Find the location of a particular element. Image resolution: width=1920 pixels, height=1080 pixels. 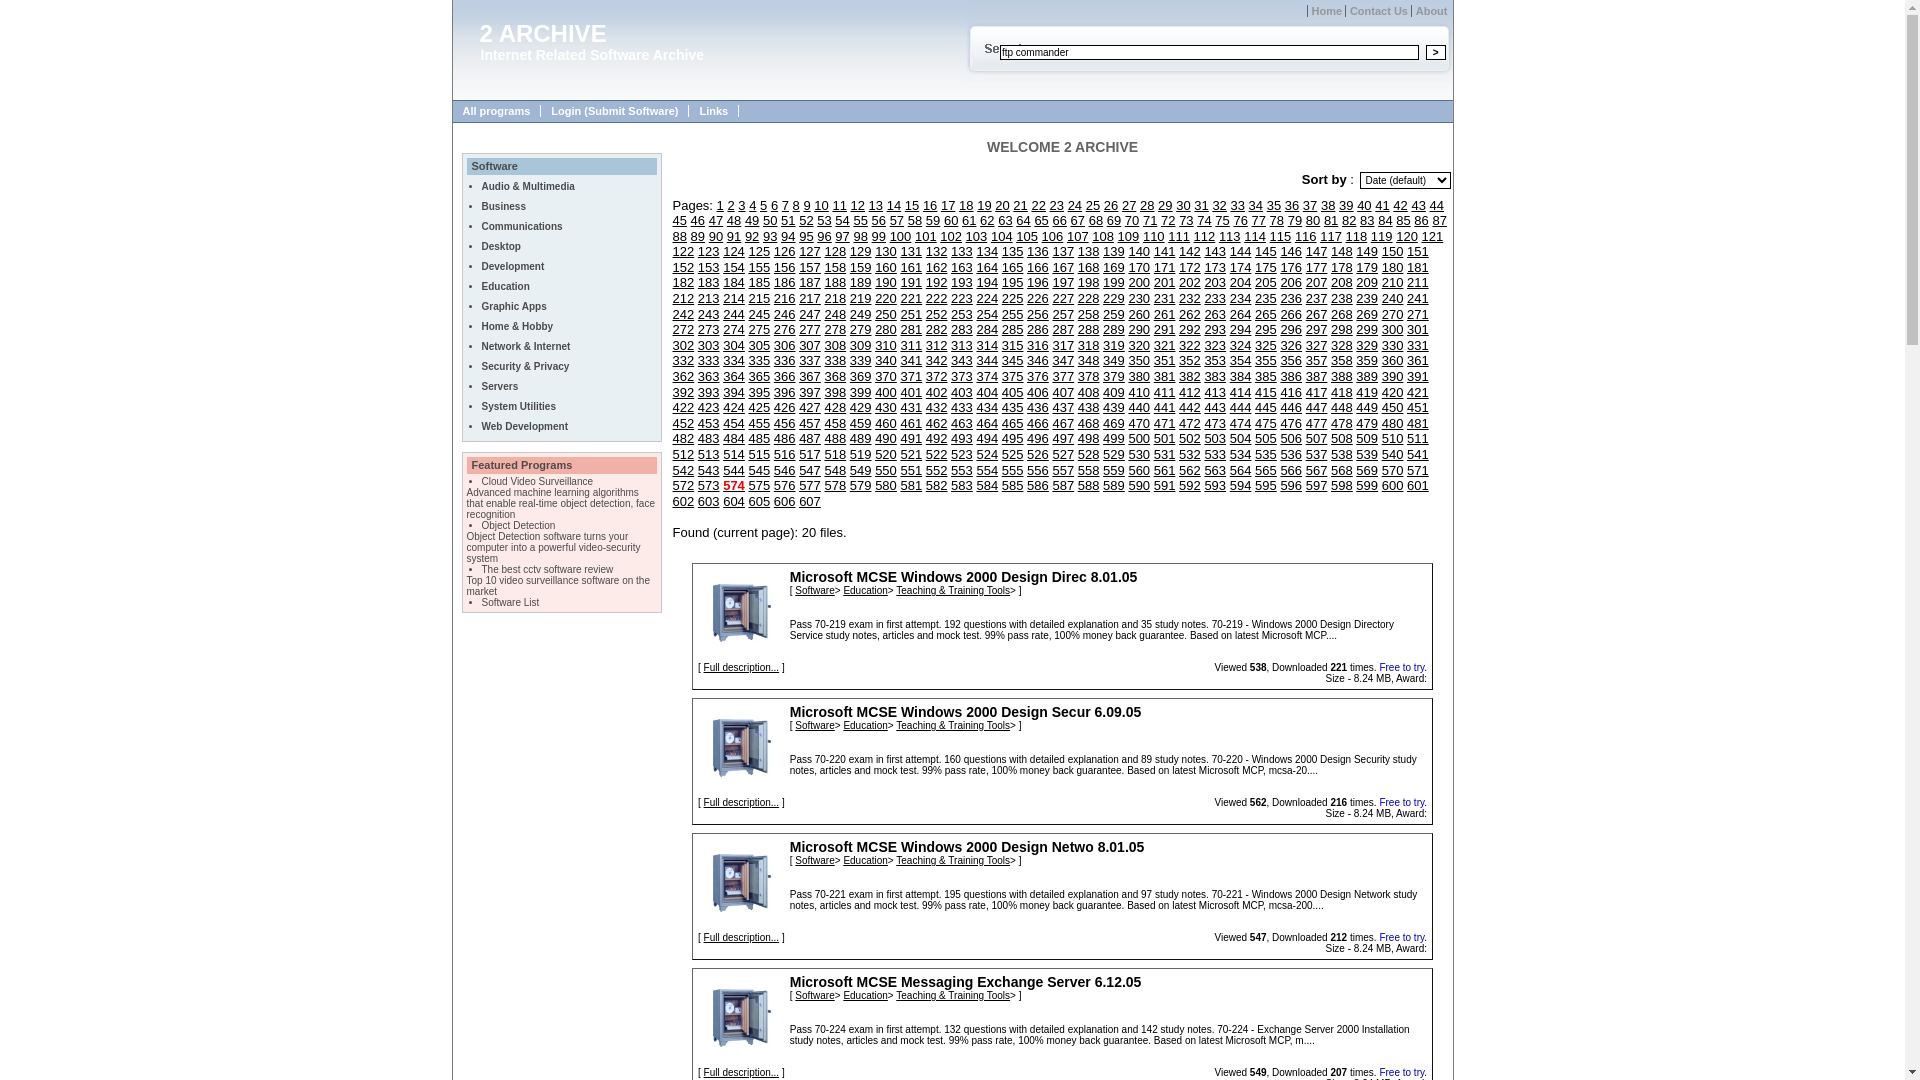

'334' is located at coordinates (733, 360).